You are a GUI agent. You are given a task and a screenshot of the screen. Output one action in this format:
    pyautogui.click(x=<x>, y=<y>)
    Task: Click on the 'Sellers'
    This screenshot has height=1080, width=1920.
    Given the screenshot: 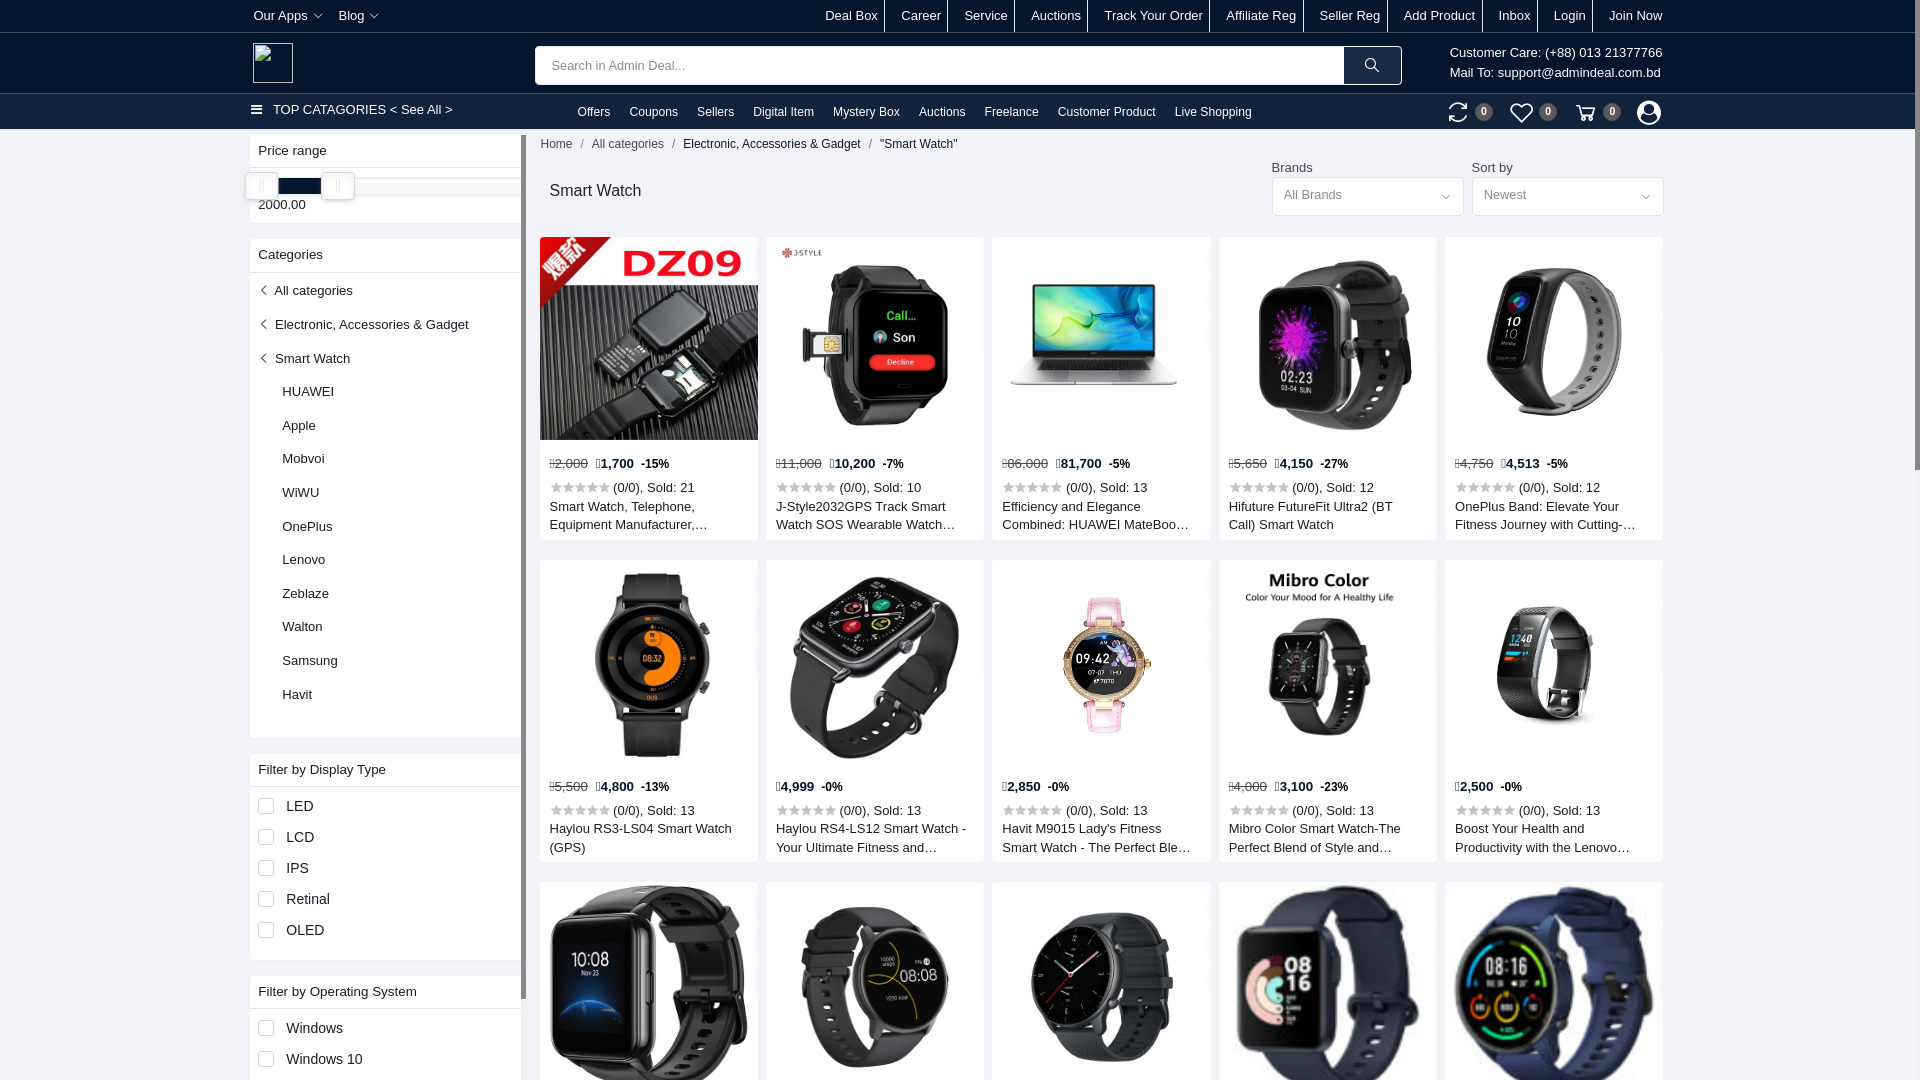 What is the action you would take?
    pyautogui.click(x=689, y=111)
    